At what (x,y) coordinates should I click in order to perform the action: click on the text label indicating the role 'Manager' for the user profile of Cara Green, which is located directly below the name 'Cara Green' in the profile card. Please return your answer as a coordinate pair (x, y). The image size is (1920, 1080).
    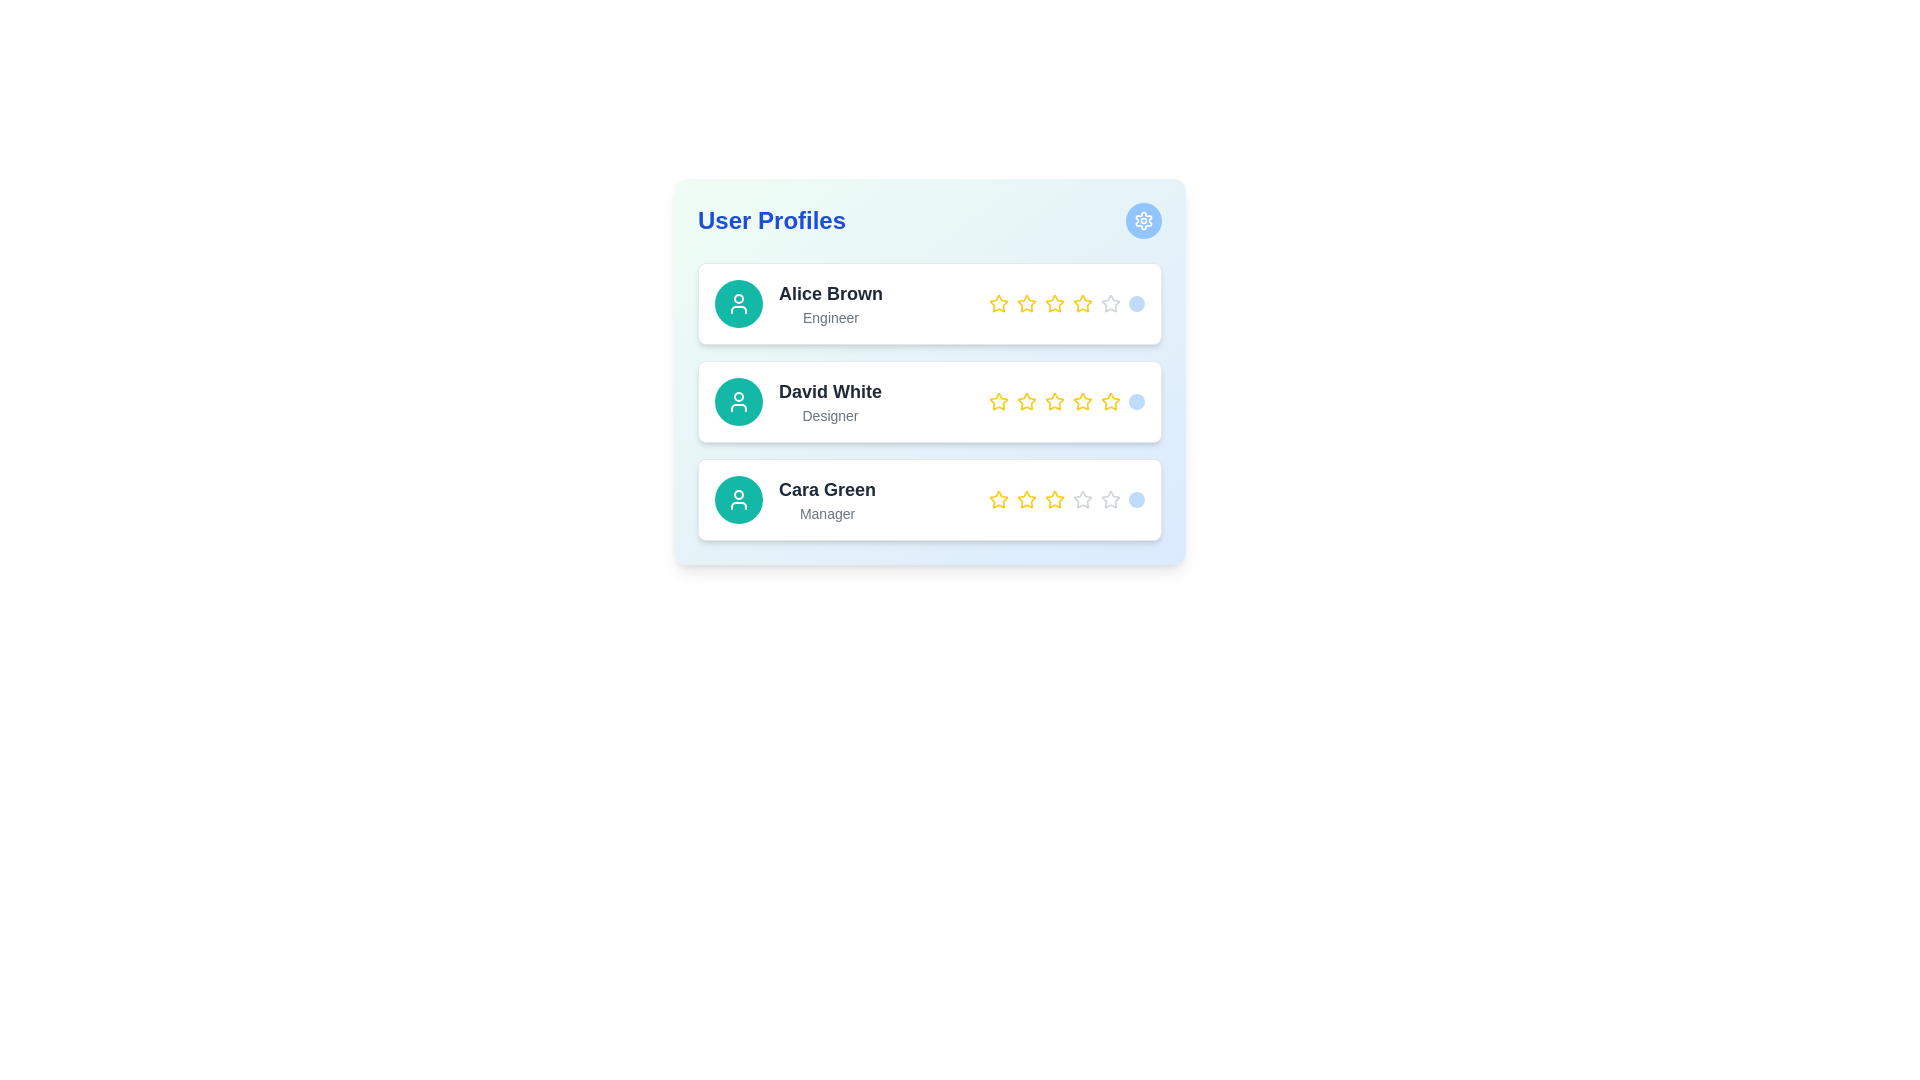
    Looking at the image, I should click on (827, 512).